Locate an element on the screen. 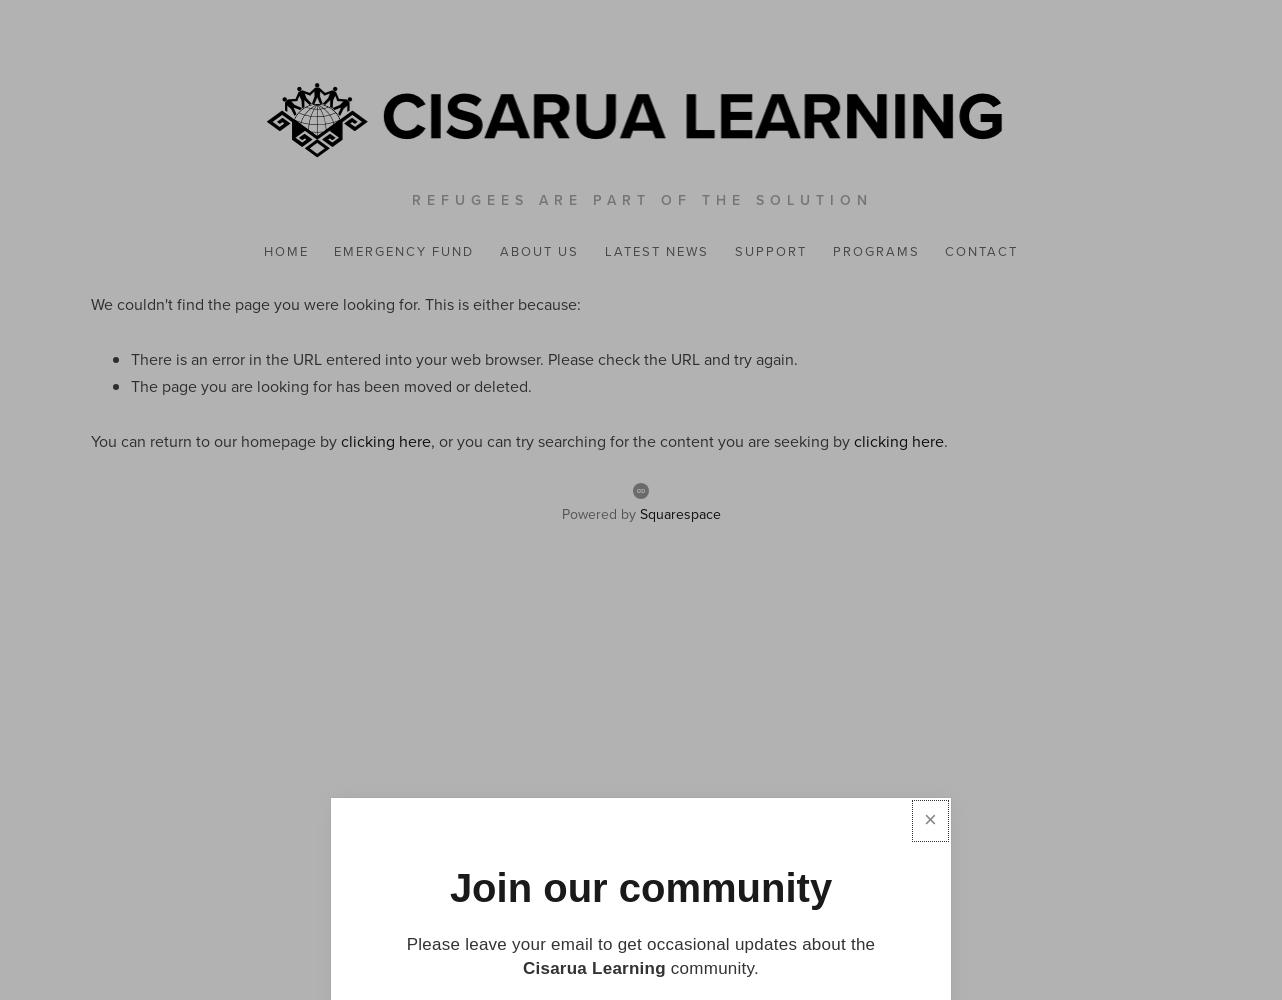 The width and height of the screenshot is (1282, 1000). 'Contact' is located at coordinates (980, 251).